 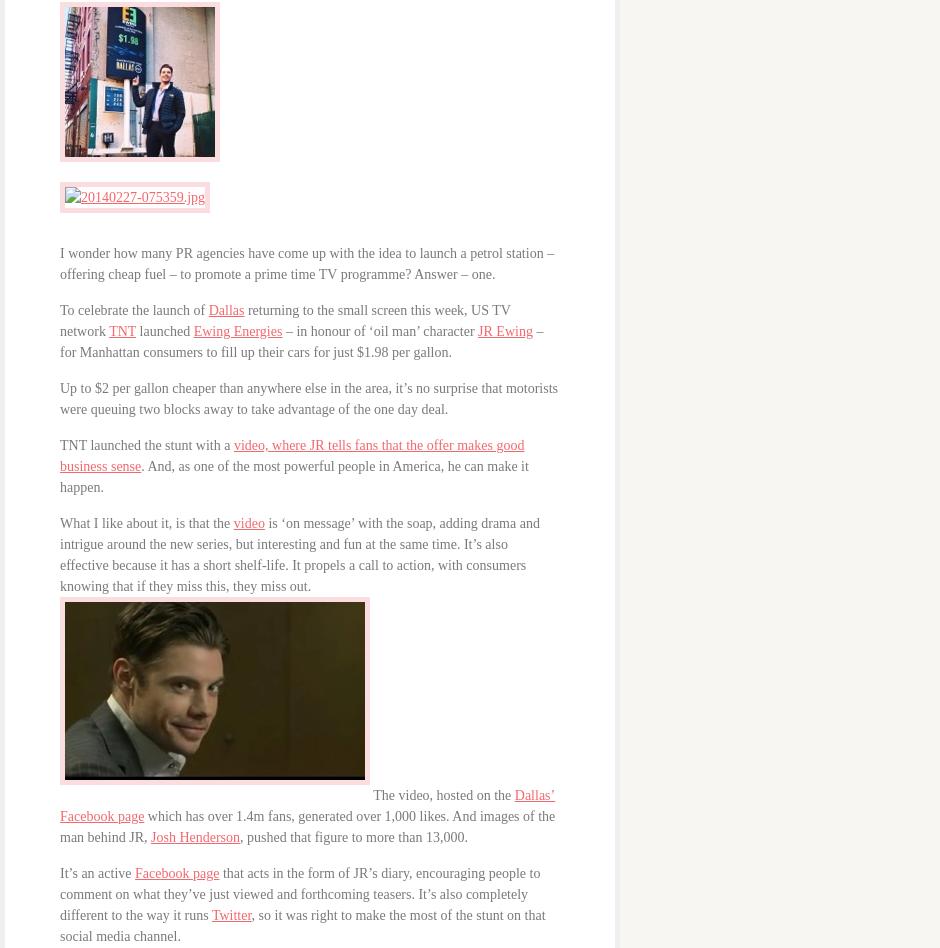 I want to click on 'Dallas’ Facebook page', so click(x=306, y=805).